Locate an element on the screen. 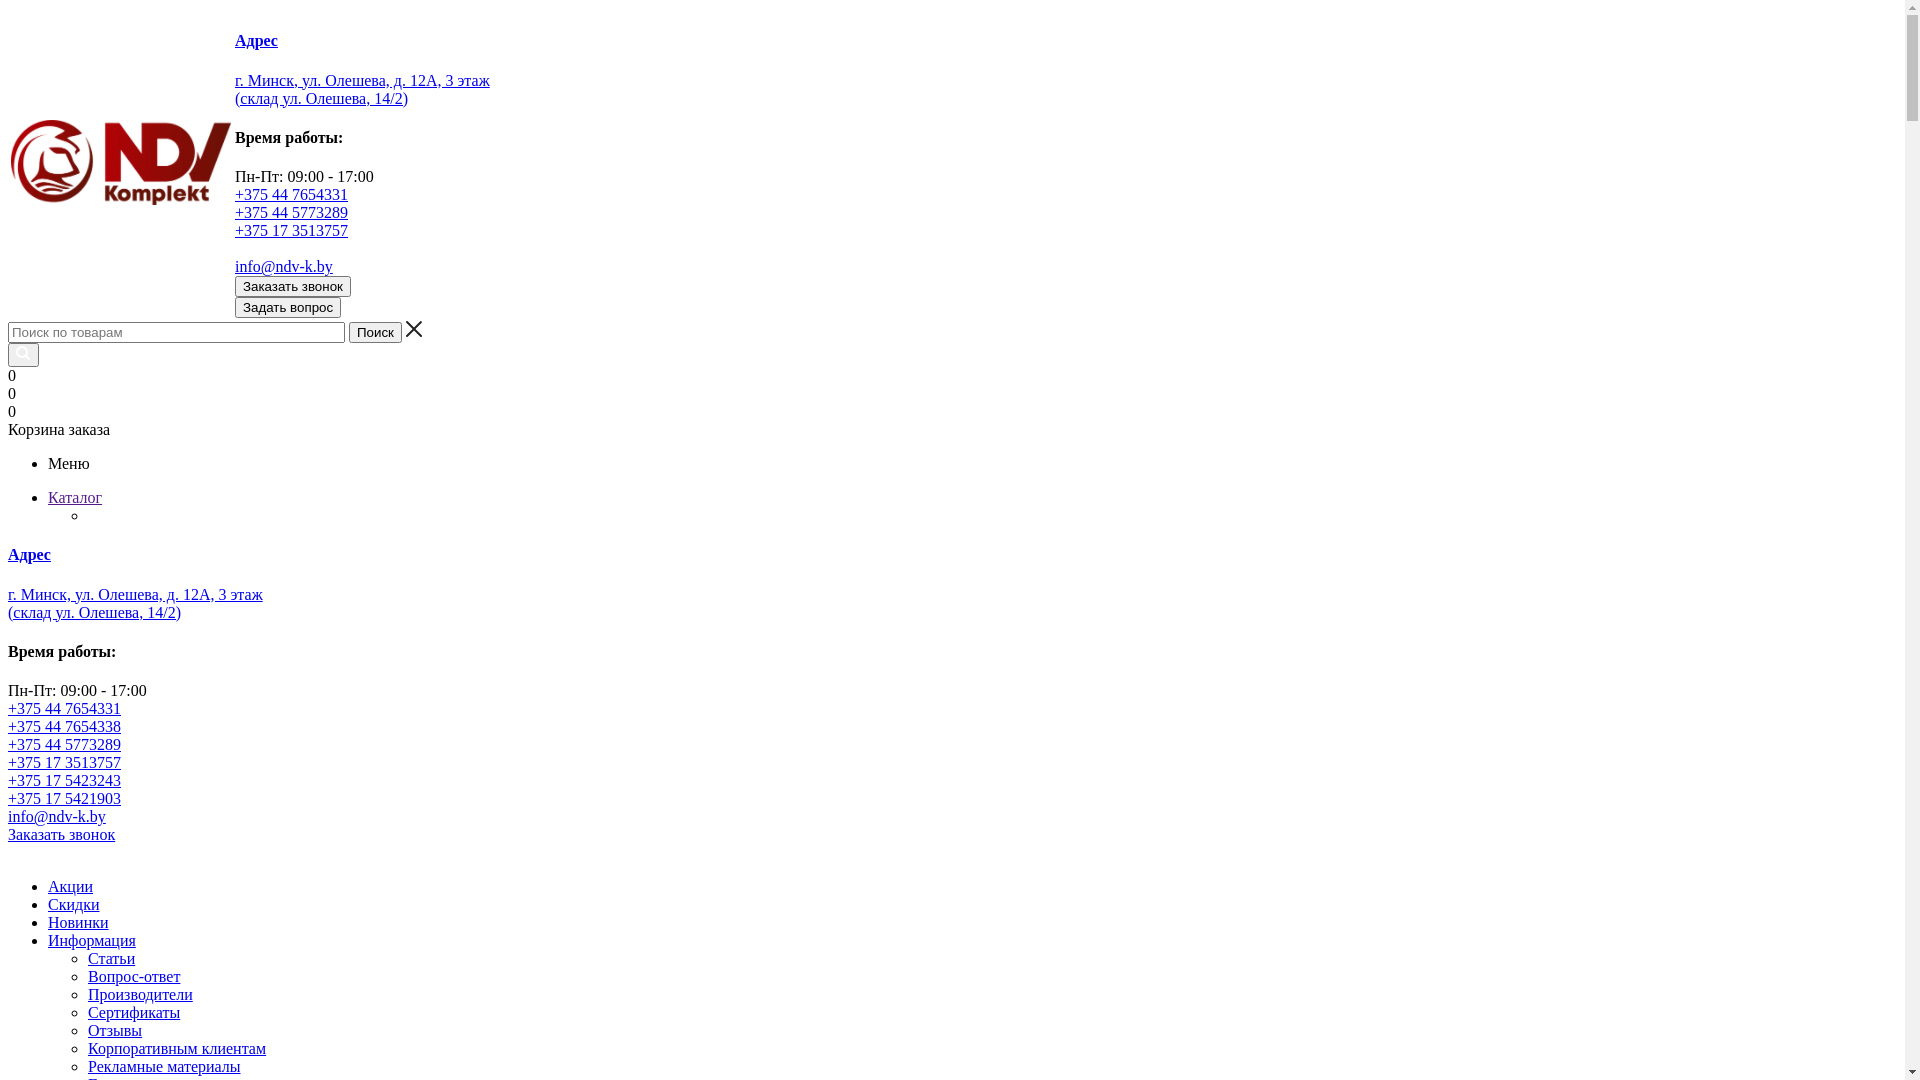 The height and width of the screenshot is (1080, 1920). 'info@ndv-k.by' is located at coordinates (235, 265).